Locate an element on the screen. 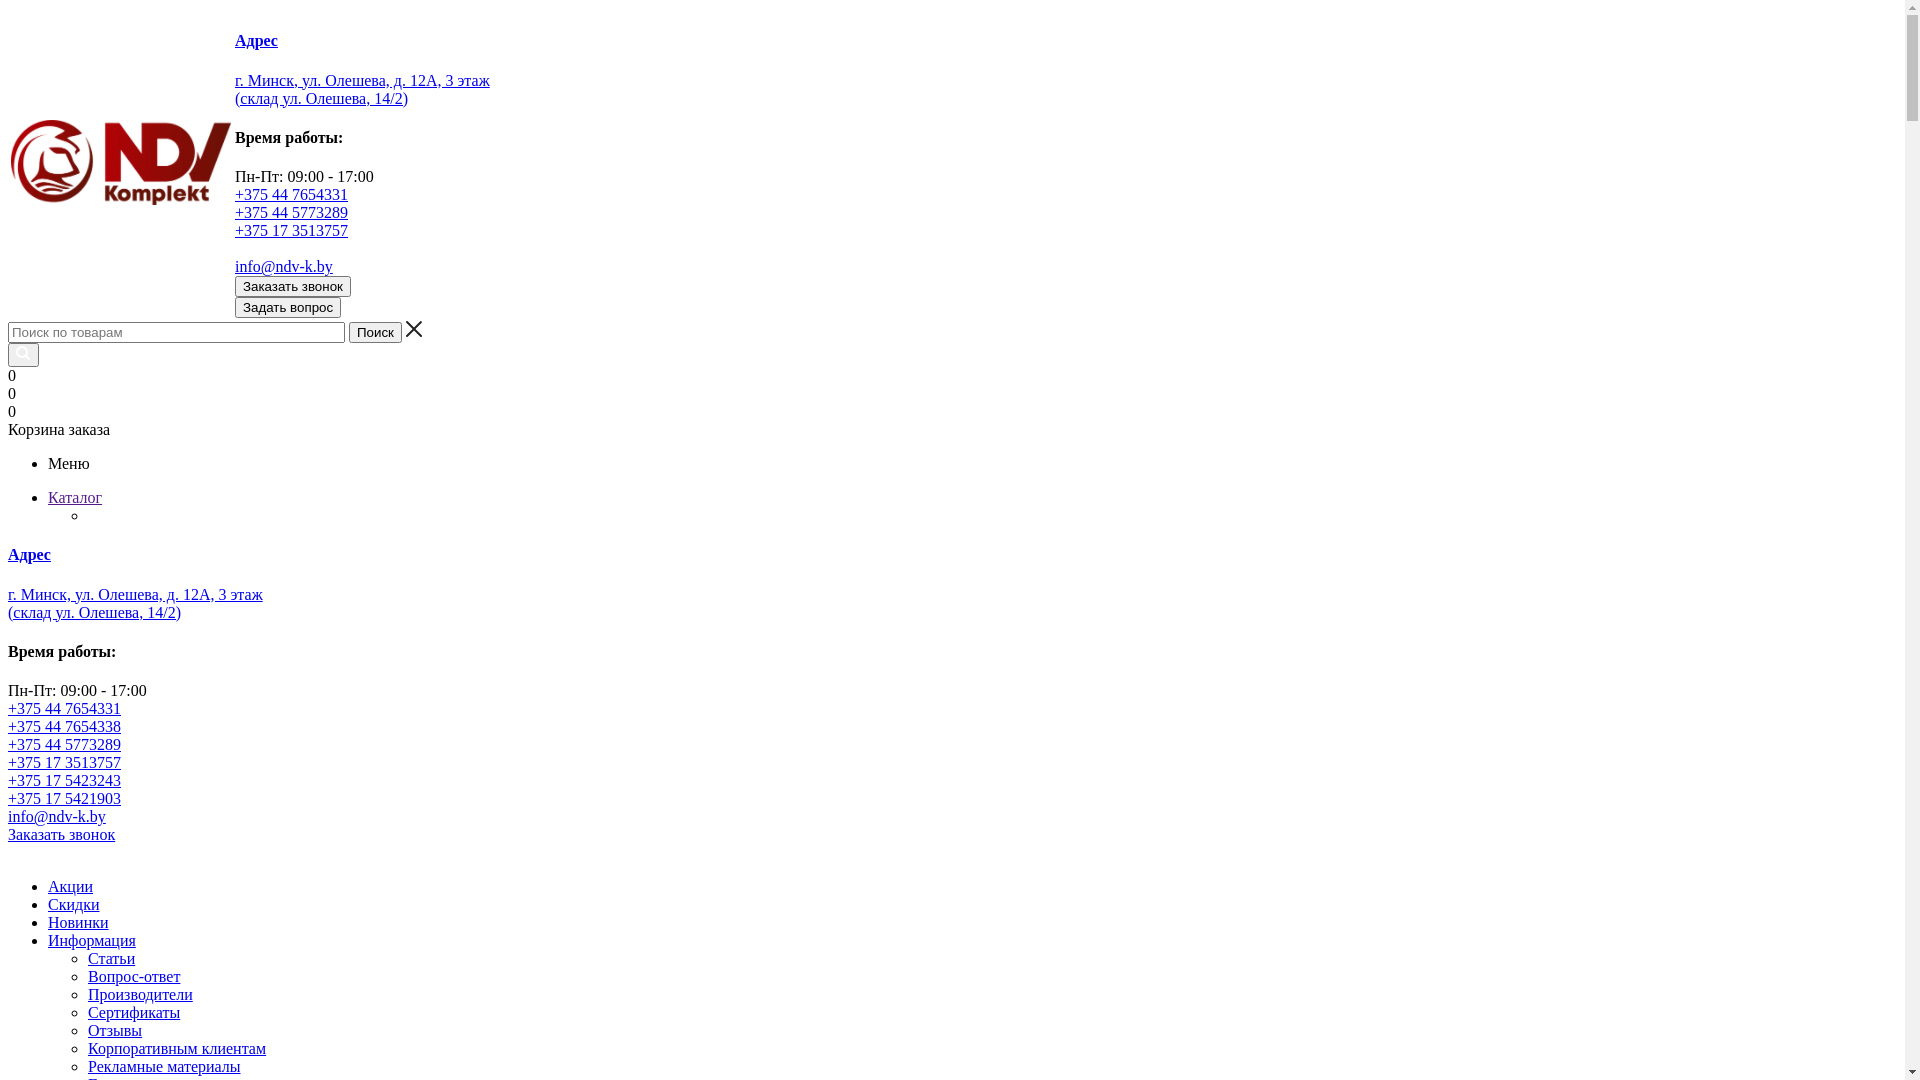 The height and width of the screenshot is (1080, 1920). 'info@ndv-k.by' is located at coordinates (235, 265).